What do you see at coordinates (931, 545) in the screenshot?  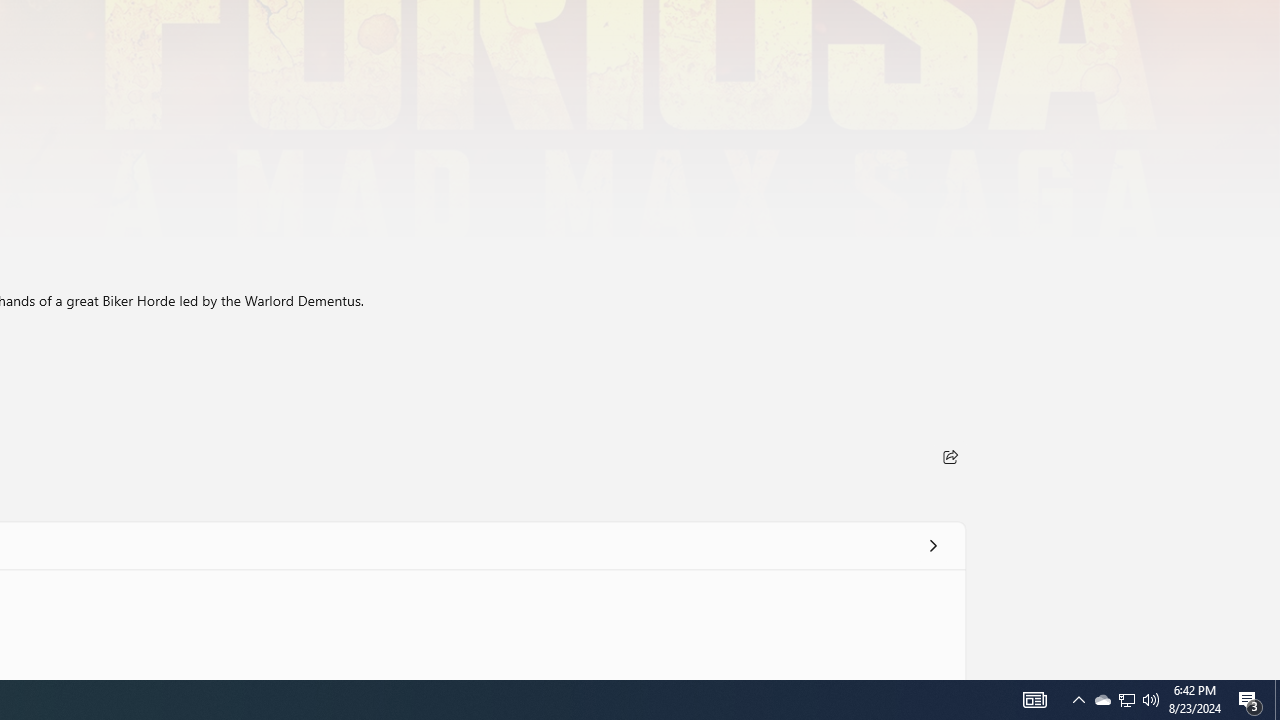 I see `'See all'` at bounding box center [931, 545].